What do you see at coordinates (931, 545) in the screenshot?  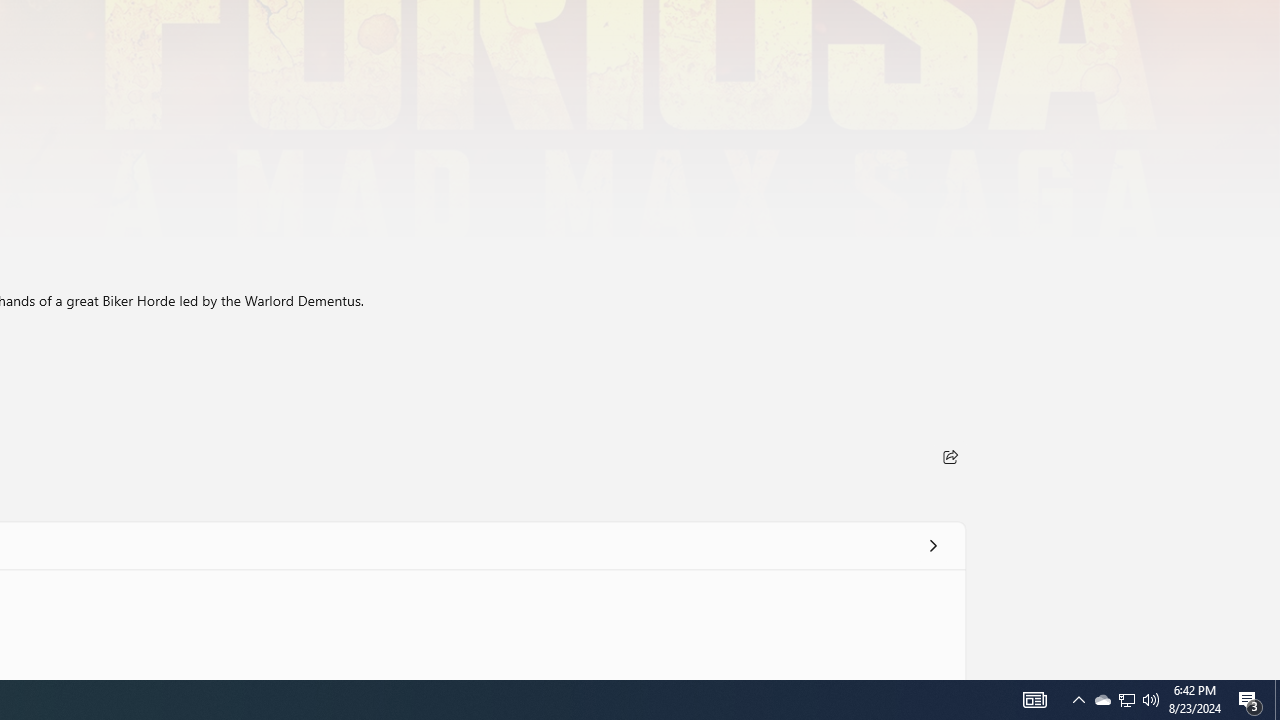 I see `'See all'` at bounding box center [931, 545].